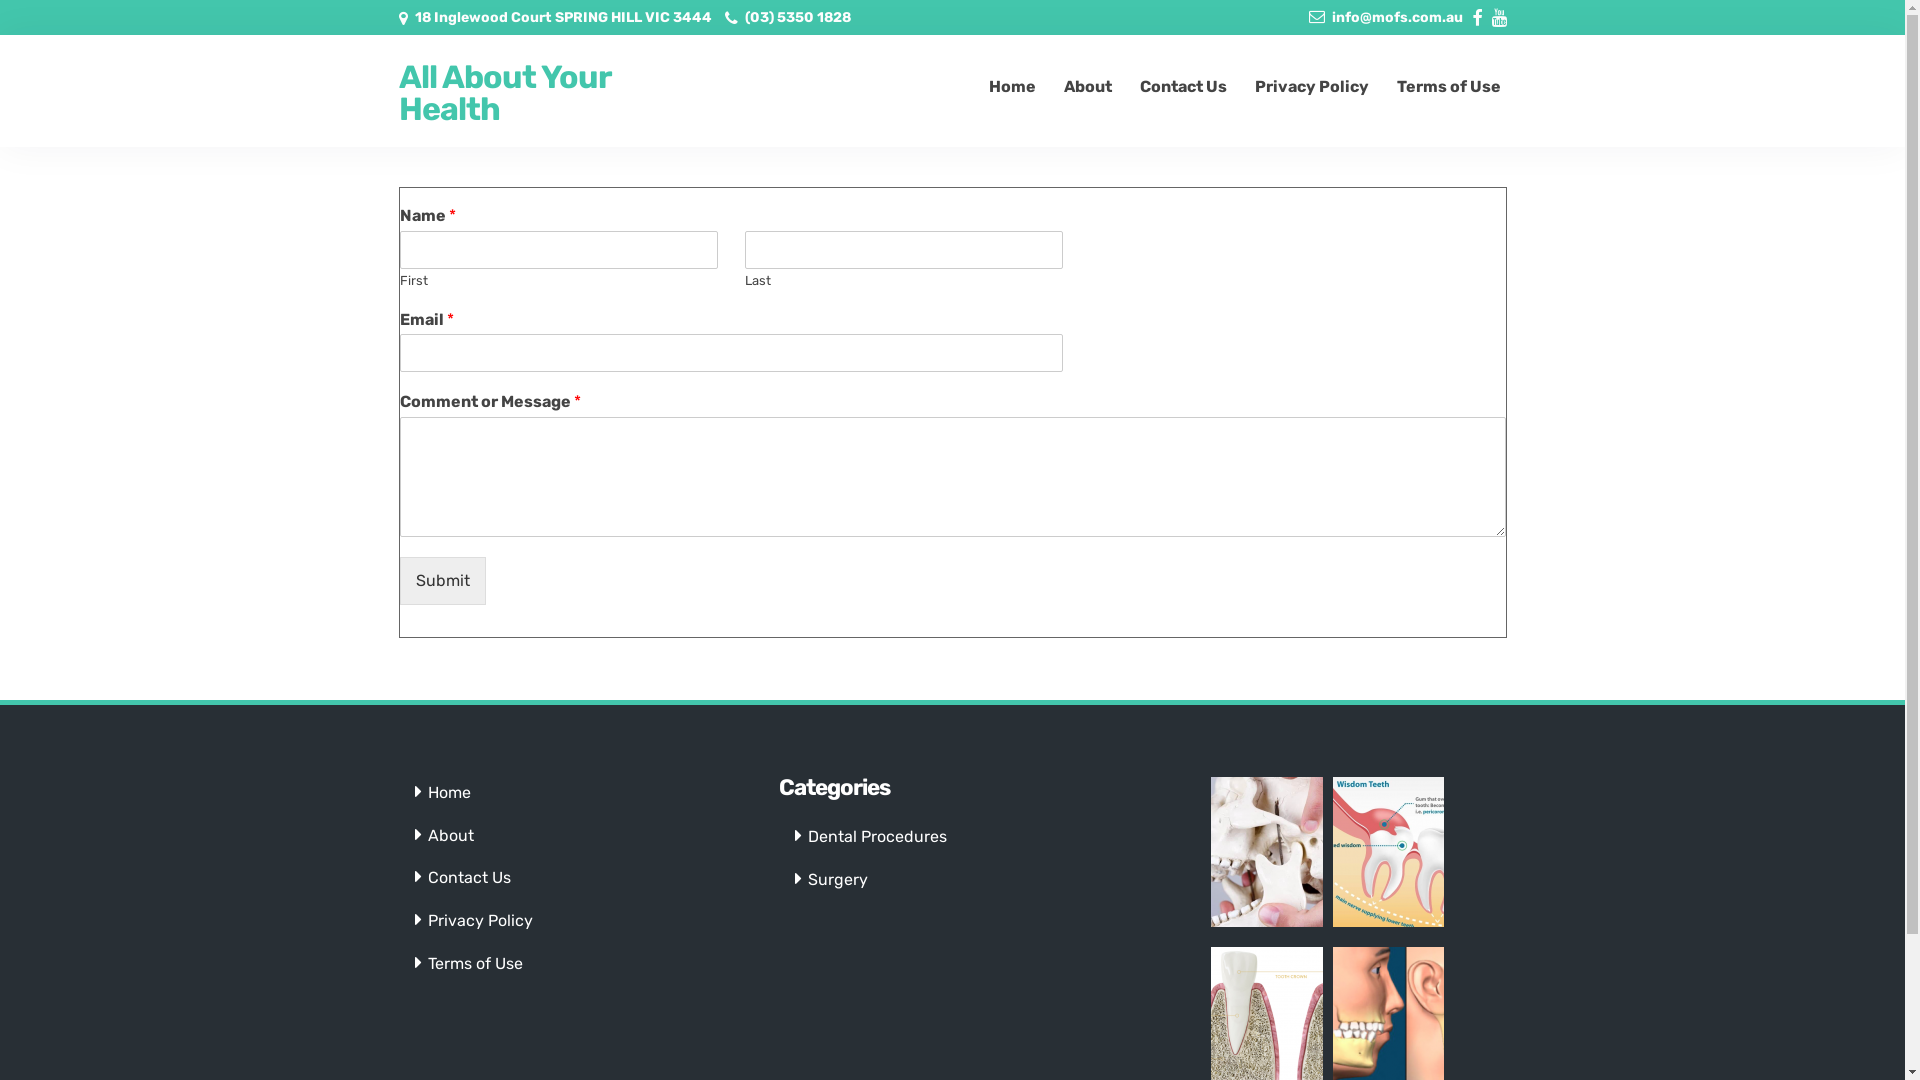 This screenshot has width=1920, height=1080. I want to click on 'info@mofs.com.au', so click(1396, 17).